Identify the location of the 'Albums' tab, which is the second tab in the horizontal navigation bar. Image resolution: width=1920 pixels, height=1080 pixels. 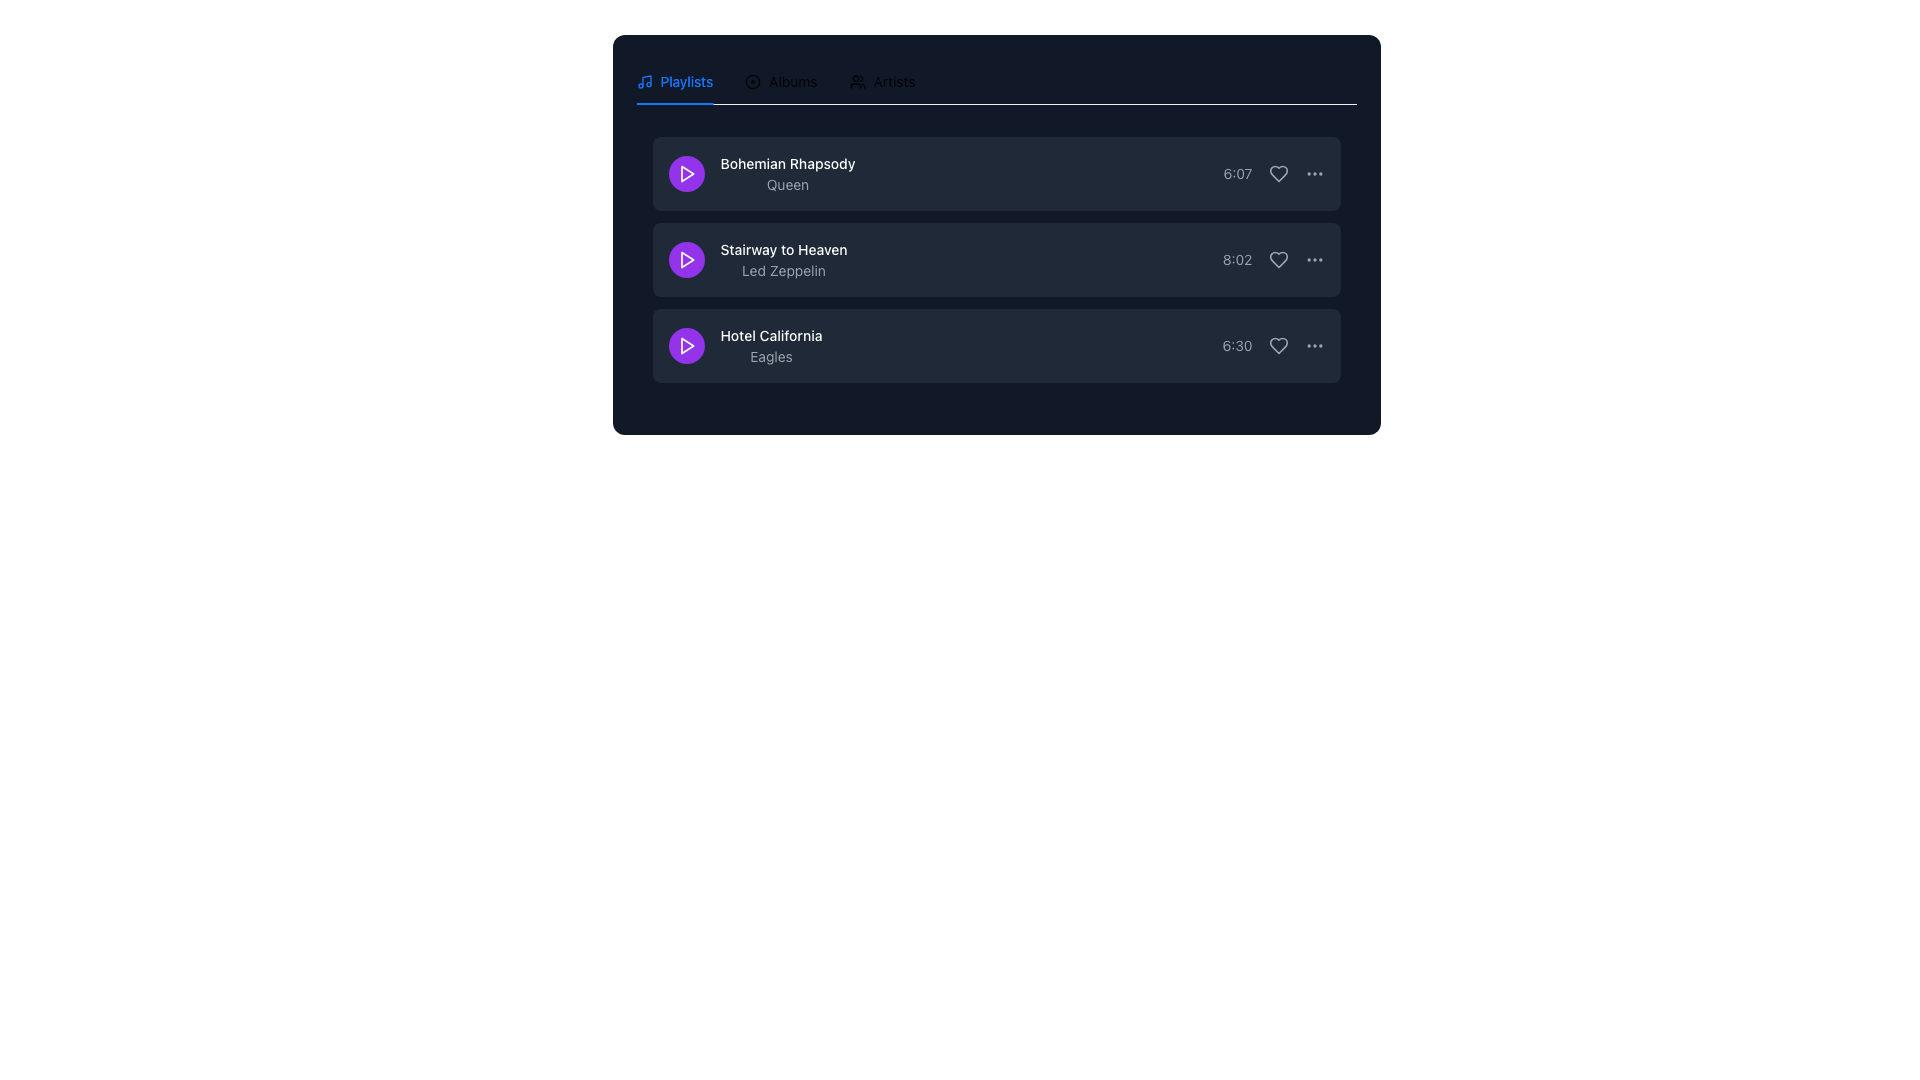
(780, 80).